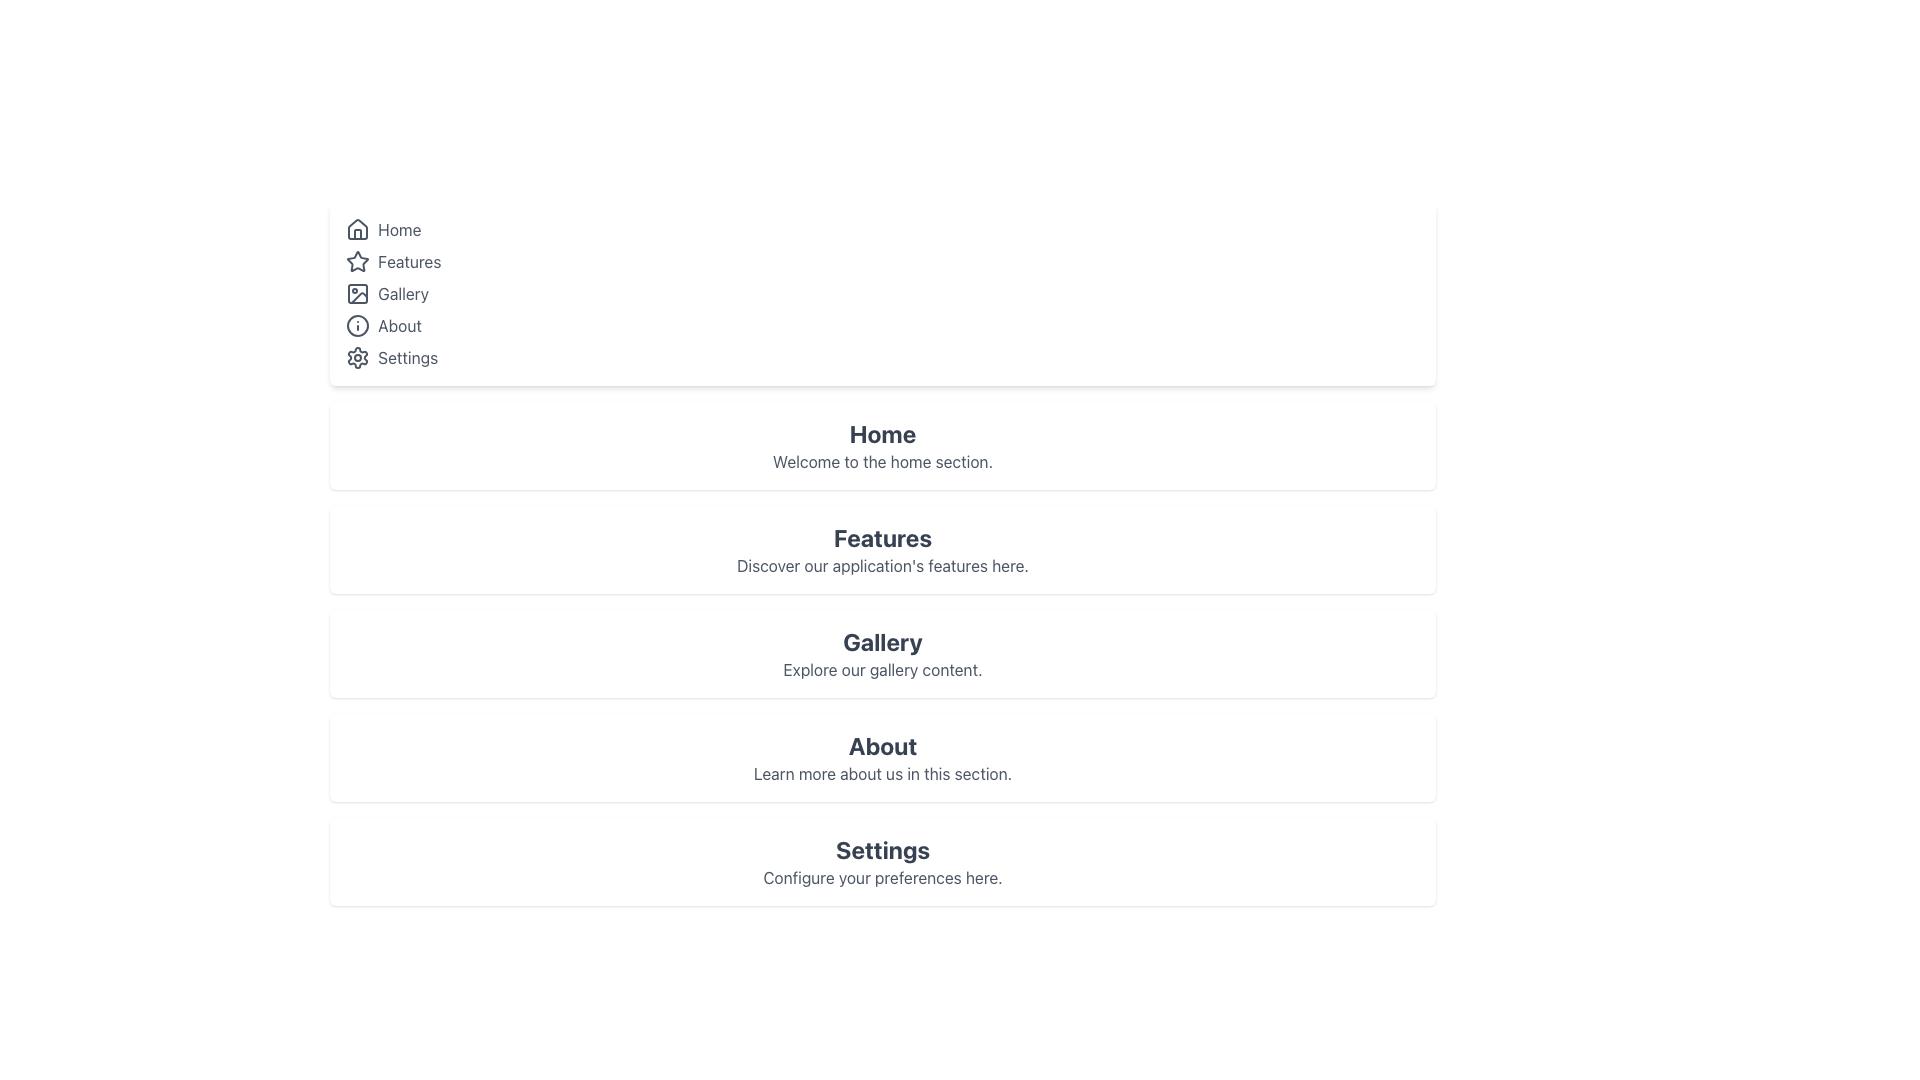 The height and width of the screenshot is (1080, 1920). I want to click on the 'Gallery' text label, which is the third item in the vertical navigation list, located beneath 'Features' and above 'About', displayed in dark gray, so click(402, 293).